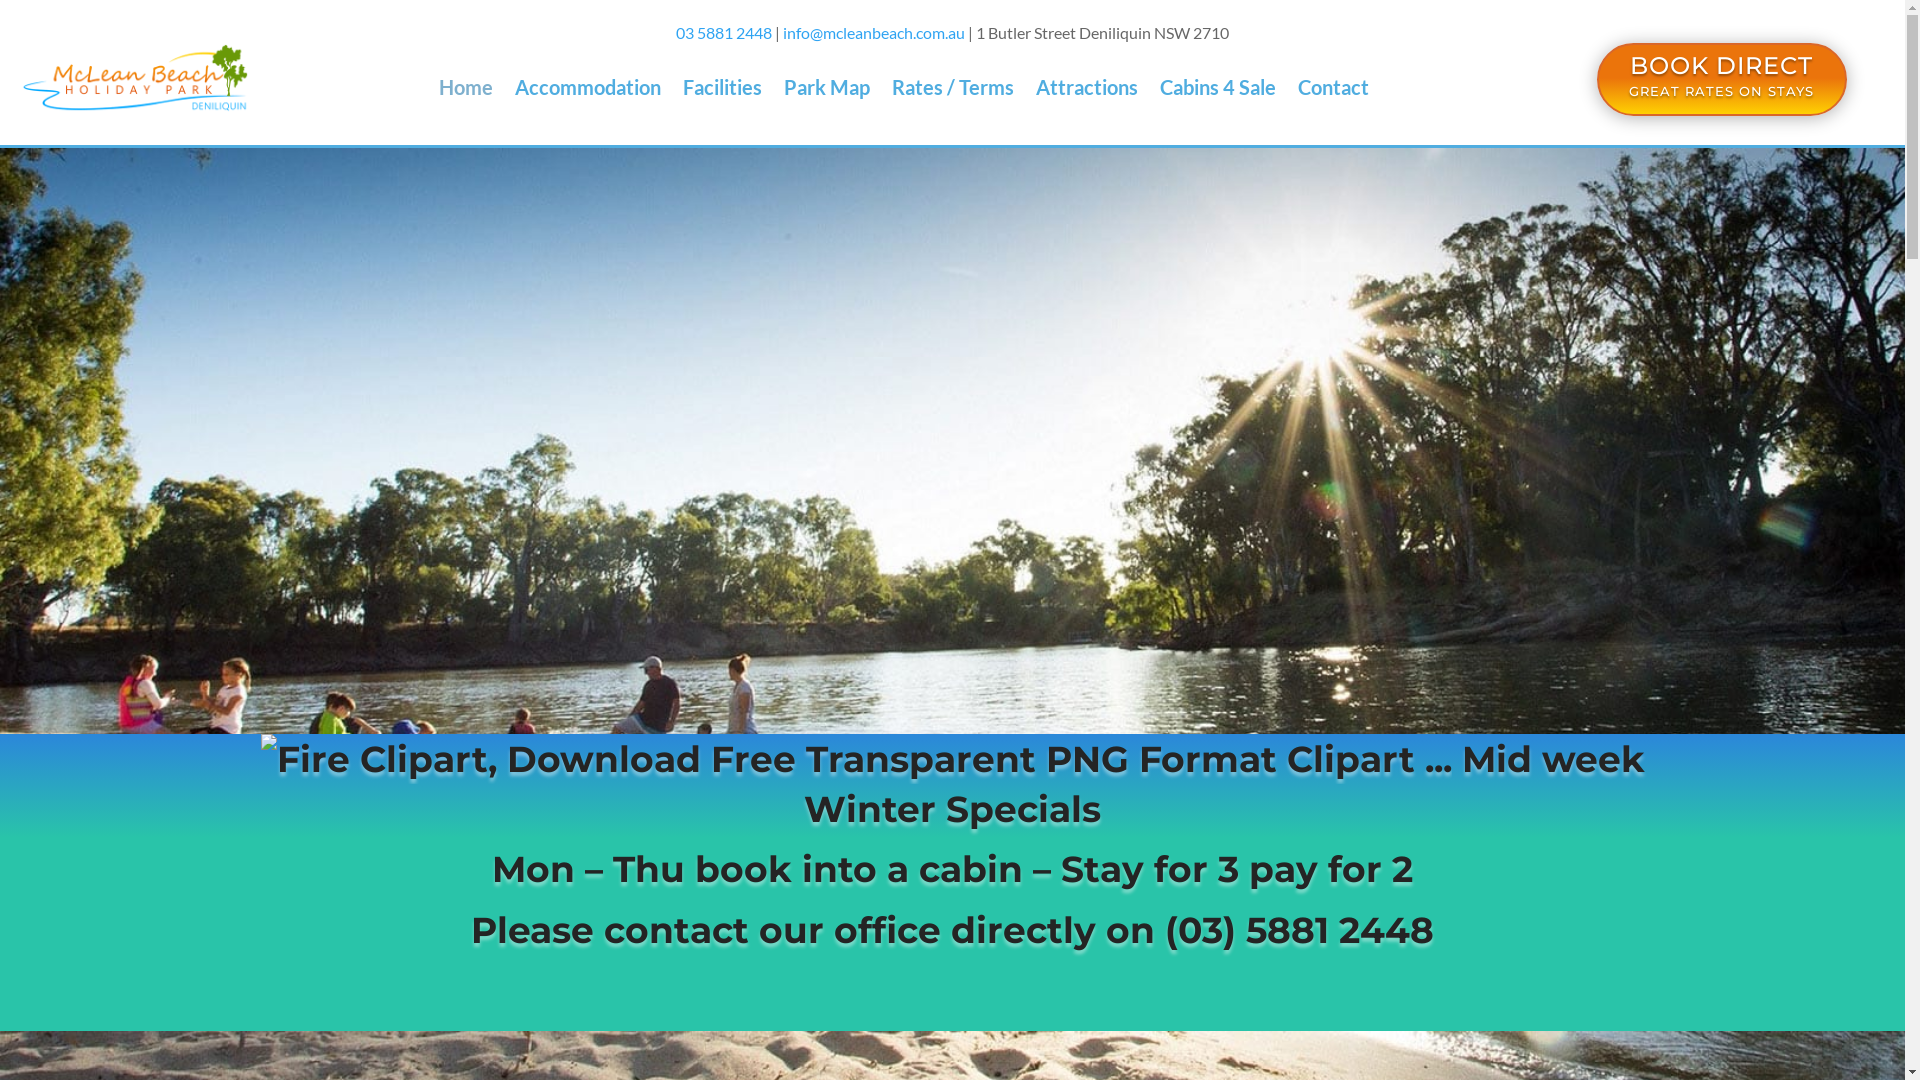  What do you see at coordinates (873, 32) in the screenshot?
I see `'info@mcleanbeach.com.au'` at bounding box center [873, 32].